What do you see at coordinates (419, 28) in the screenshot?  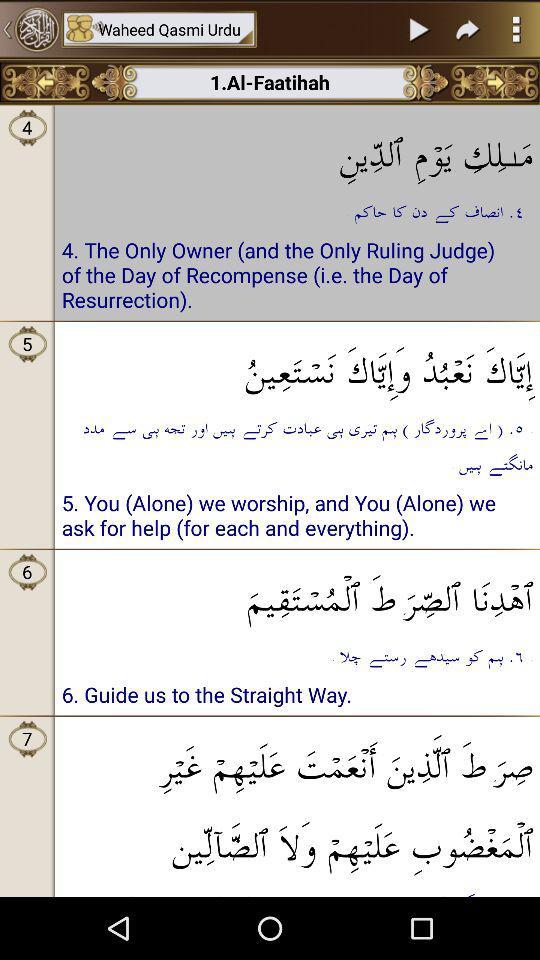 I see `click on next` at bounding box center [419, 28].